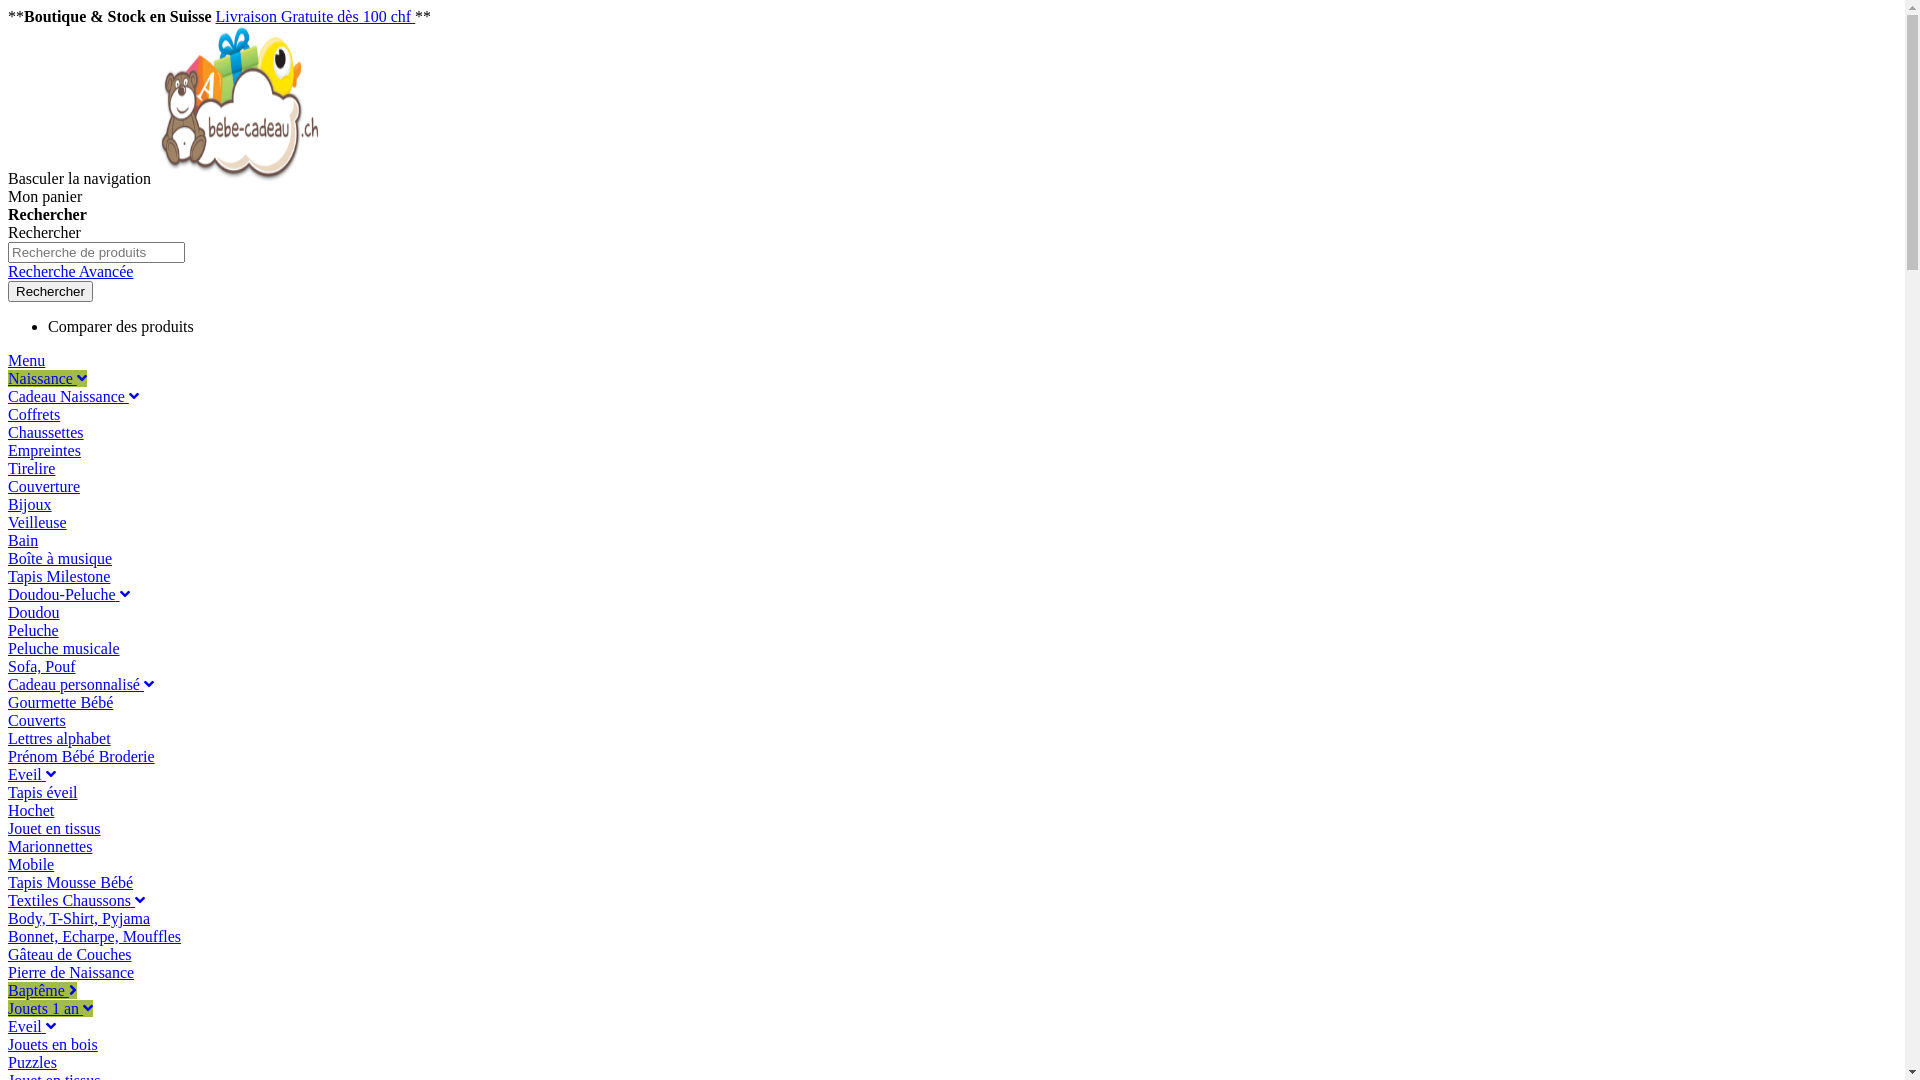 This screenshot has height=1080, width=1920. Describe the element at coordinates (33, 630) in the screenshot. I see `'Peluche'` at that location.